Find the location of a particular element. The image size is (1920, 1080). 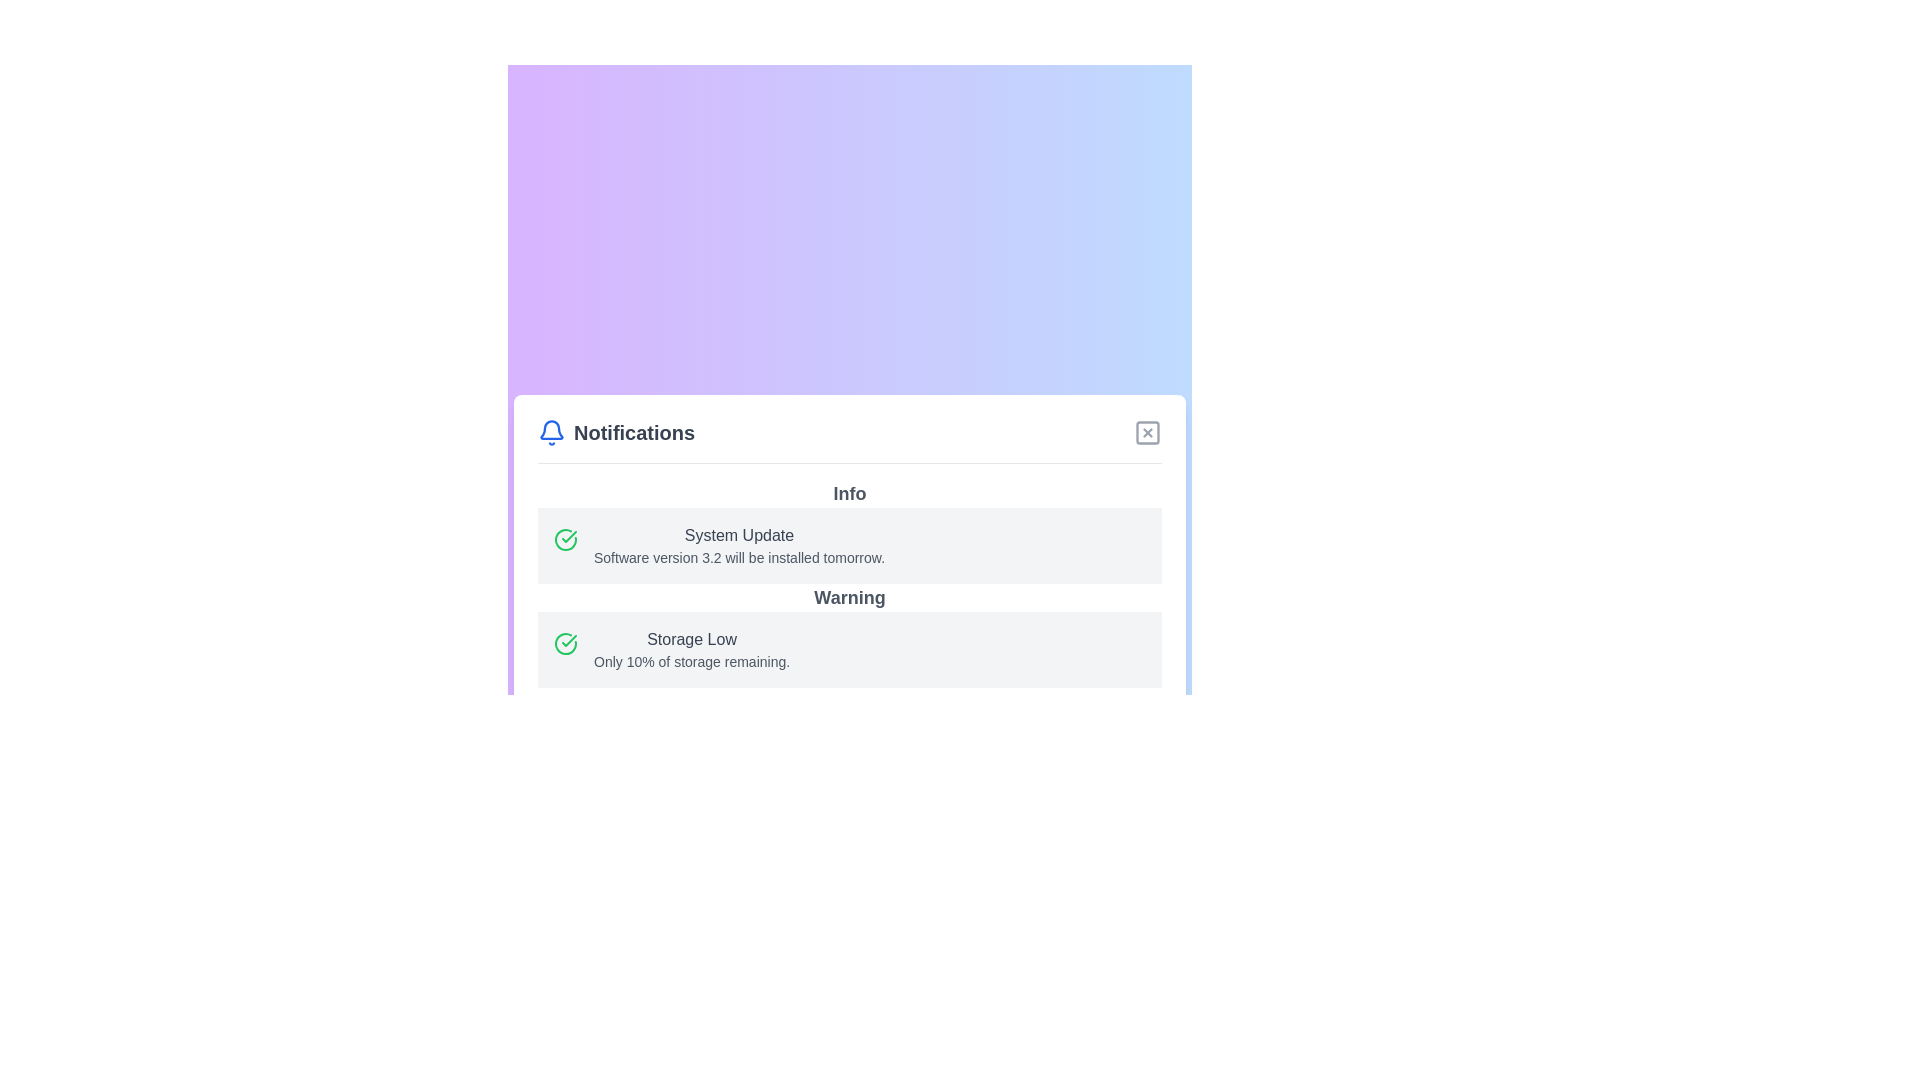

the warning notification regarding storage capacity, which is the second notification in the notification panel, positioned below the 'Info' notification is located at coordinates (849, 635).